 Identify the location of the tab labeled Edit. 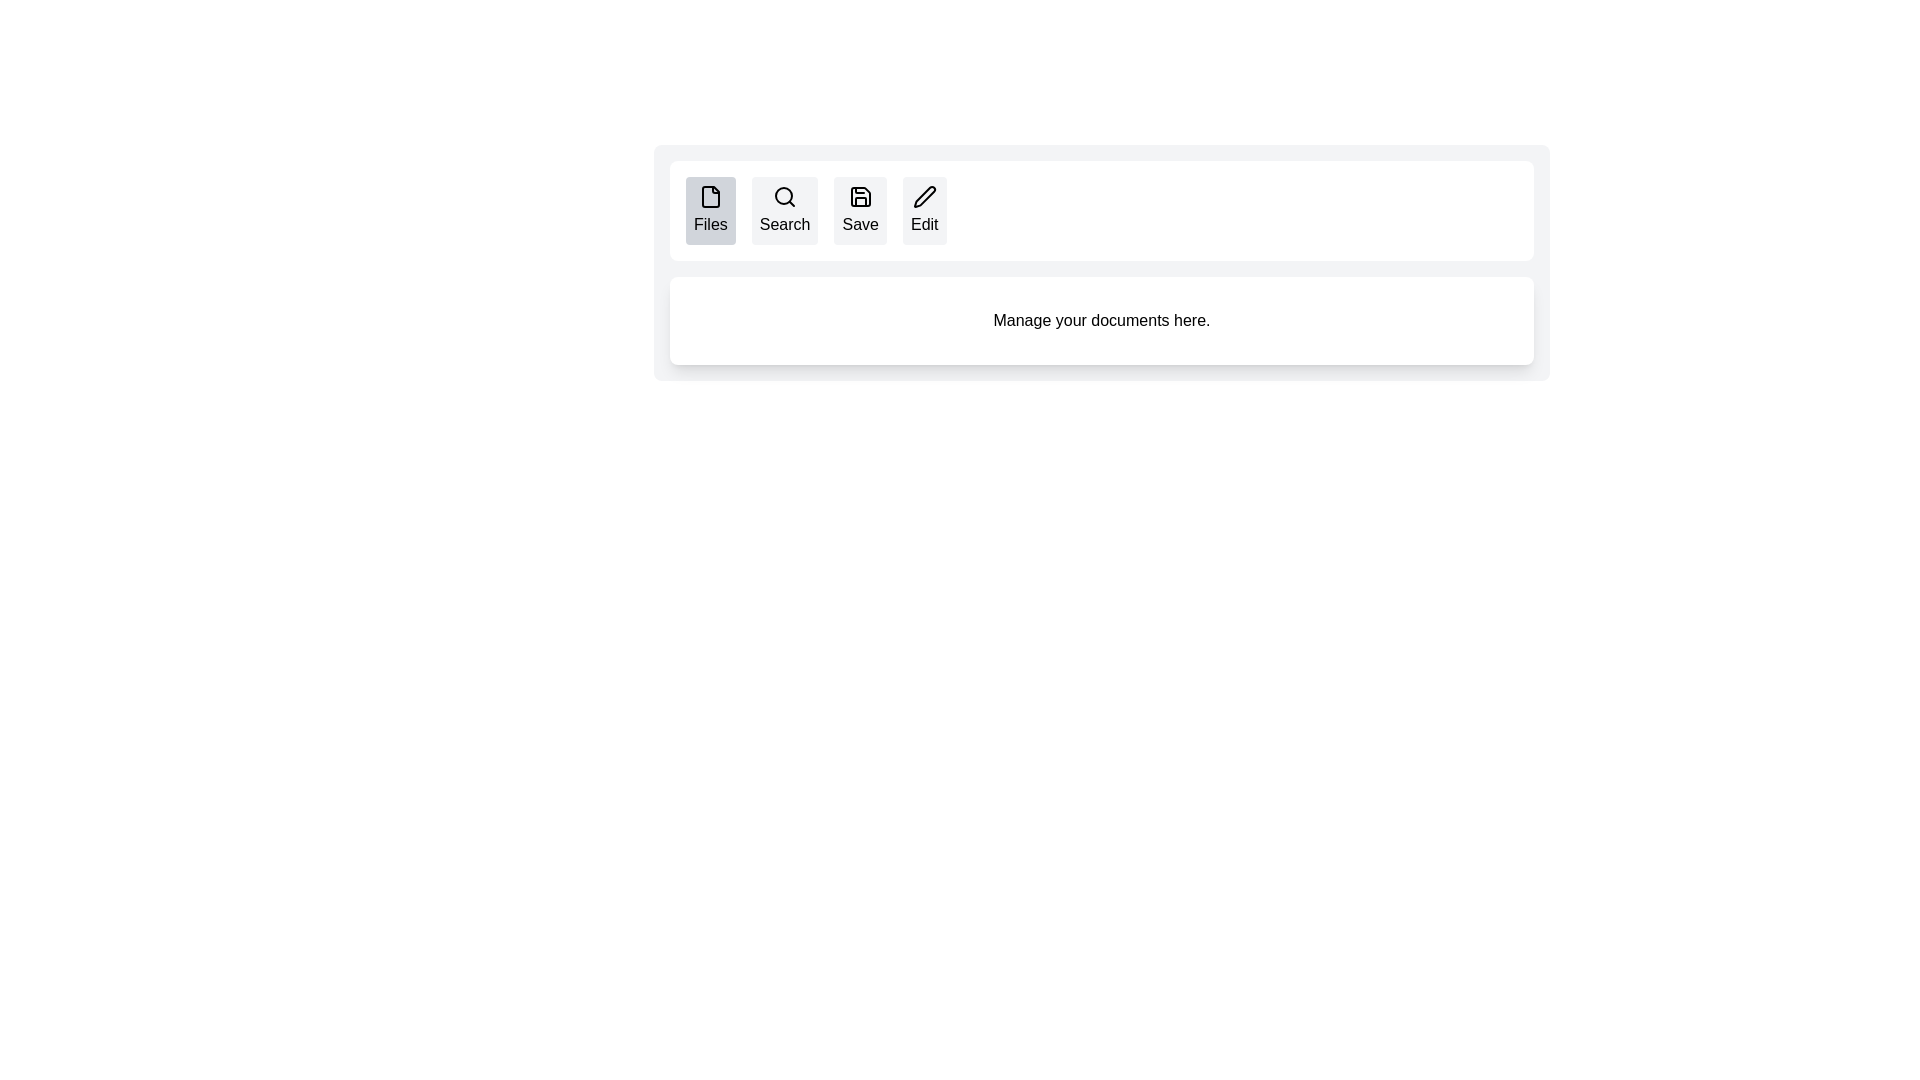
(923, 211).